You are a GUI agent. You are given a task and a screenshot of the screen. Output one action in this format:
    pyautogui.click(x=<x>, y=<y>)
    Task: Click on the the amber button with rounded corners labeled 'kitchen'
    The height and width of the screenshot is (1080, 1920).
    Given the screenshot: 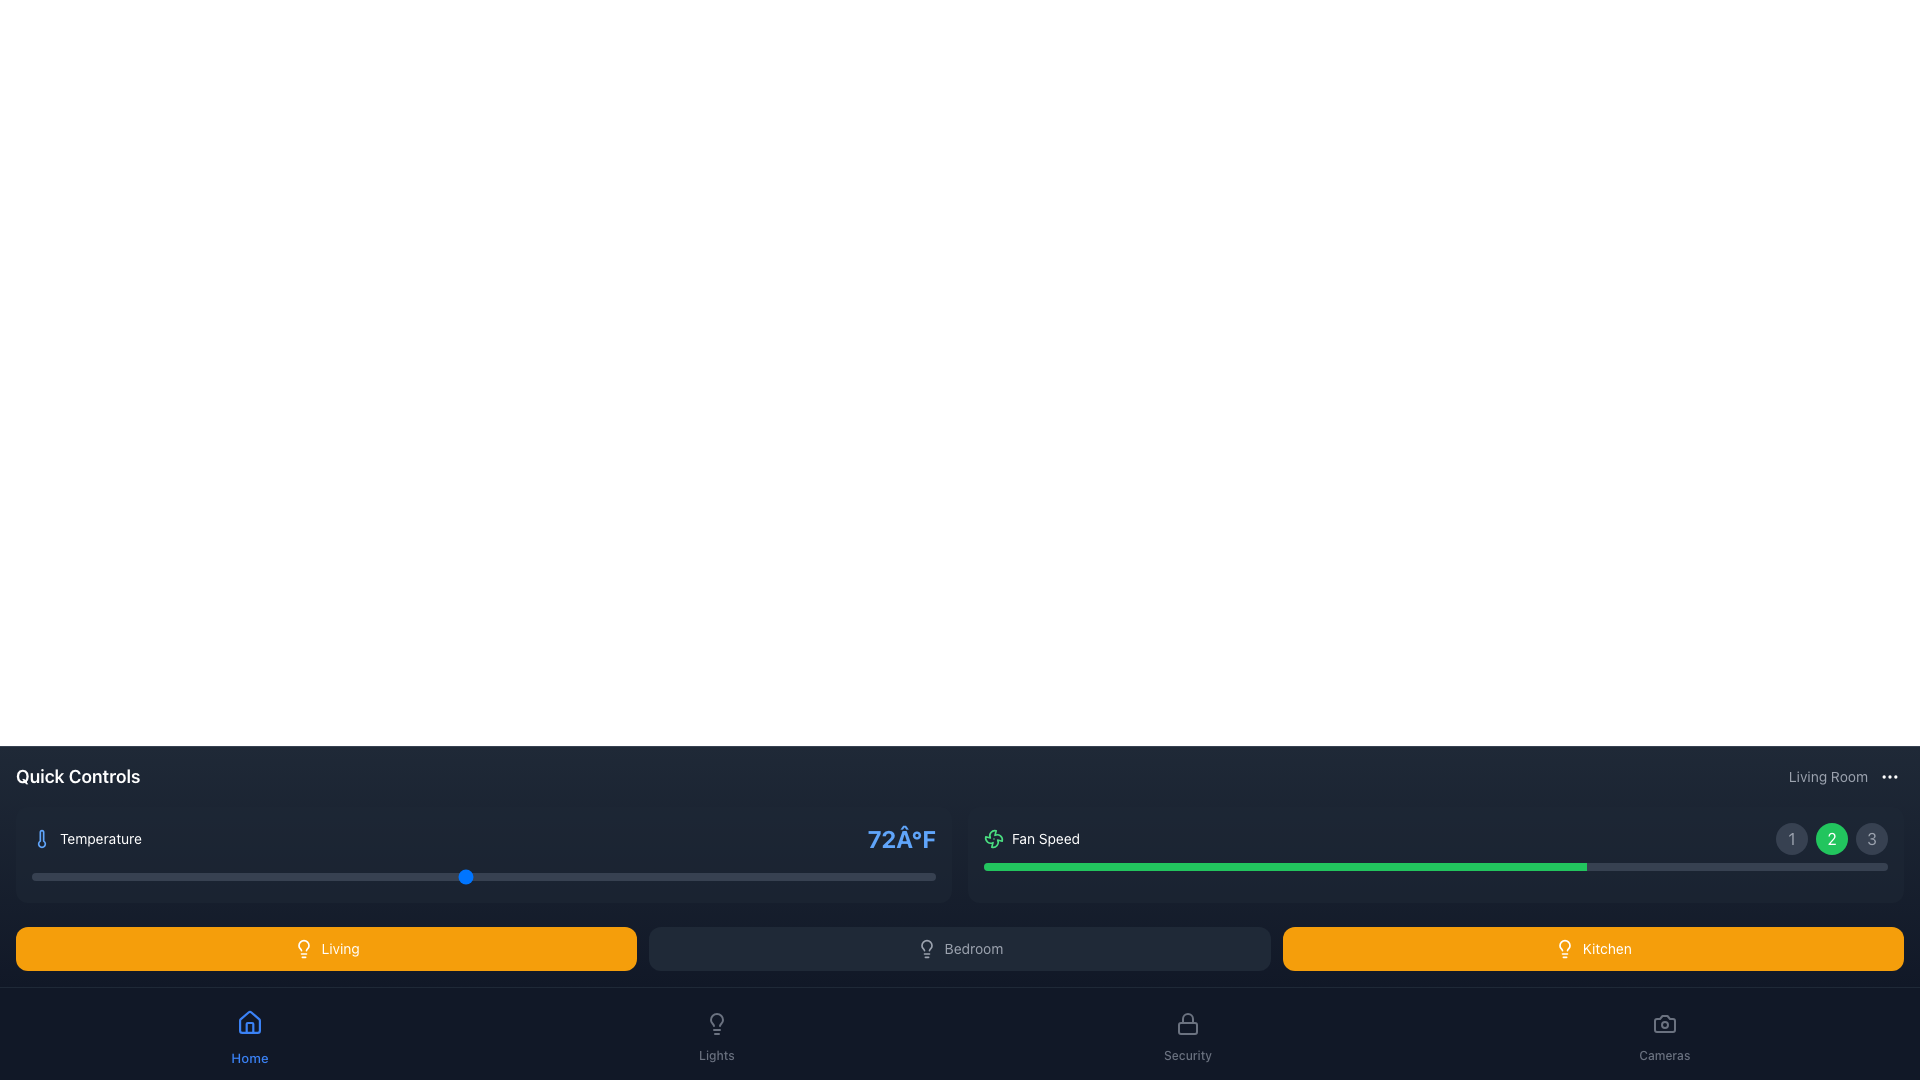 What is the action you would take?
    pyautogui.click(x=1592, y=947)
    